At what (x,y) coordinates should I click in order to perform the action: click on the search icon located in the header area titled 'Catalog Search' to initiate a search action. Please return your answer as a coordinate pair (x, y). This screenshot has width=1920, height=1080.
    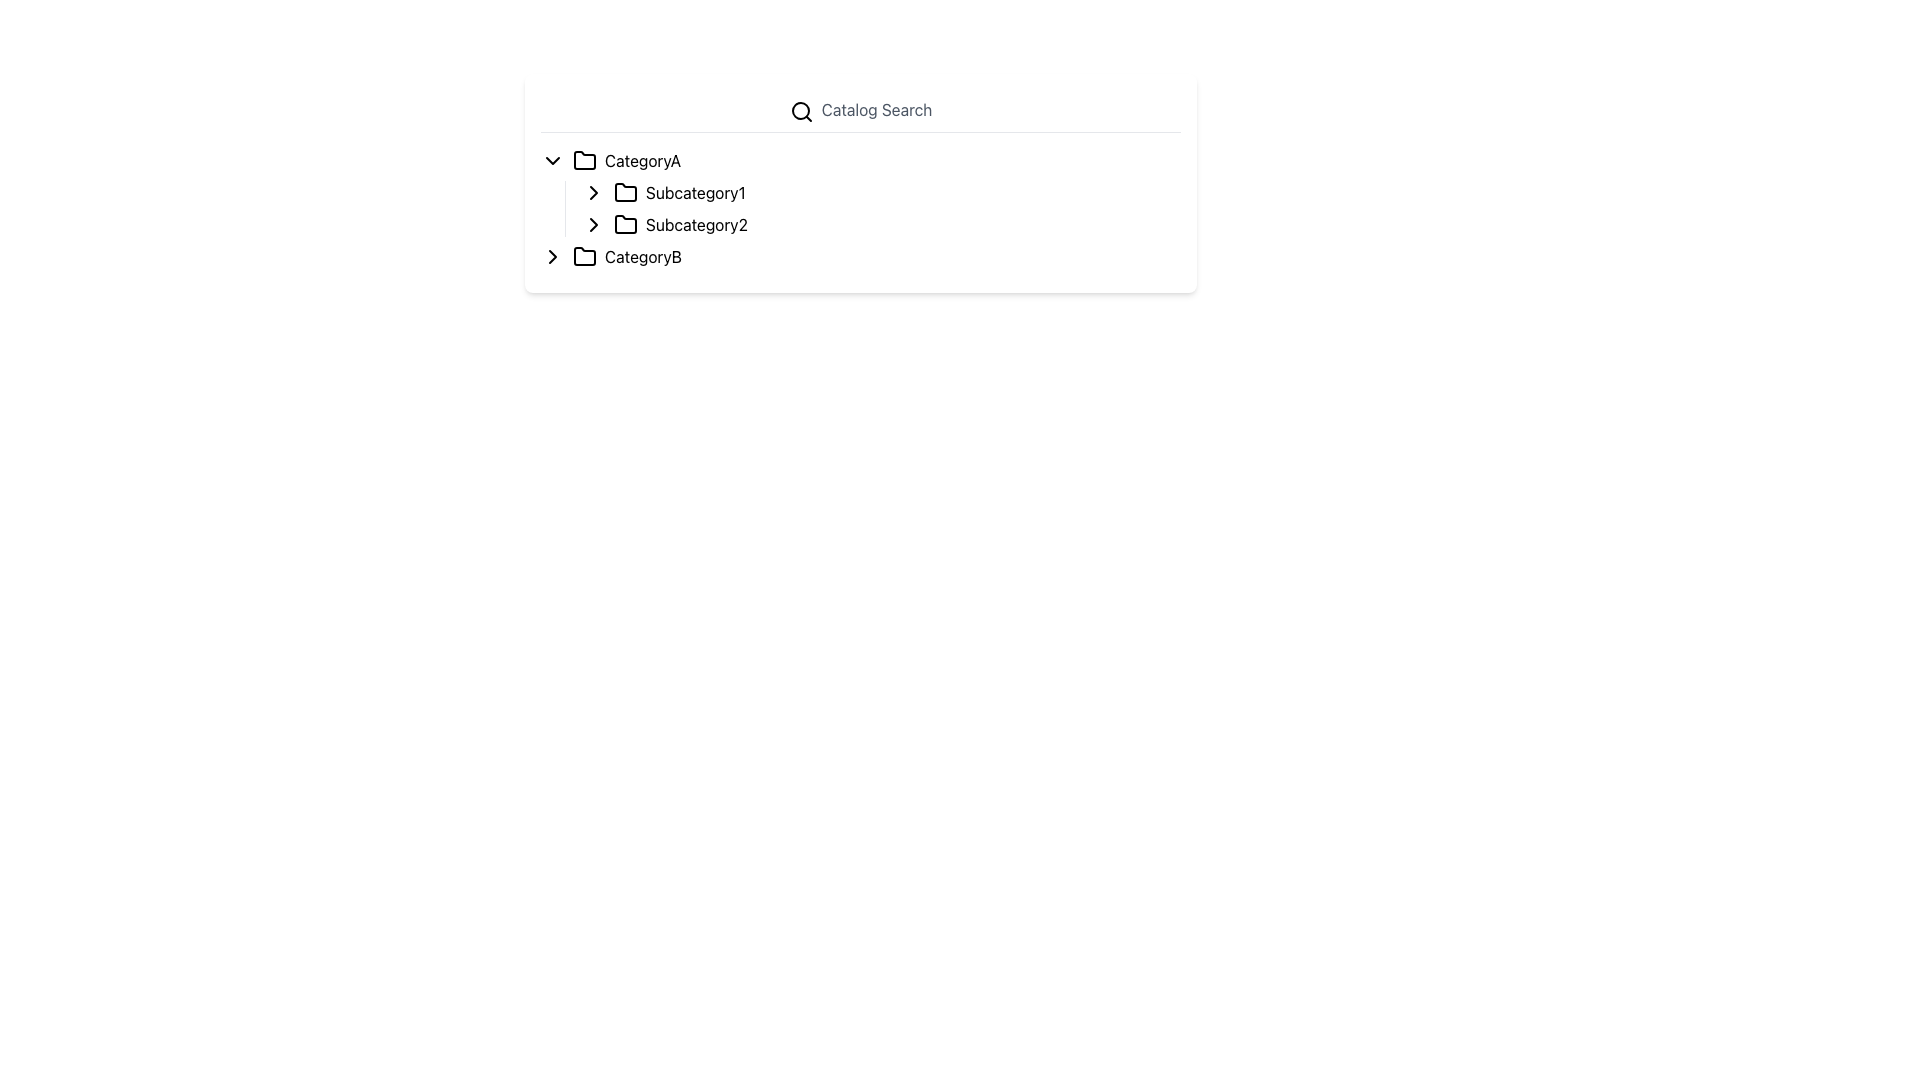
    Looking at the image, I should click on (801, 111).